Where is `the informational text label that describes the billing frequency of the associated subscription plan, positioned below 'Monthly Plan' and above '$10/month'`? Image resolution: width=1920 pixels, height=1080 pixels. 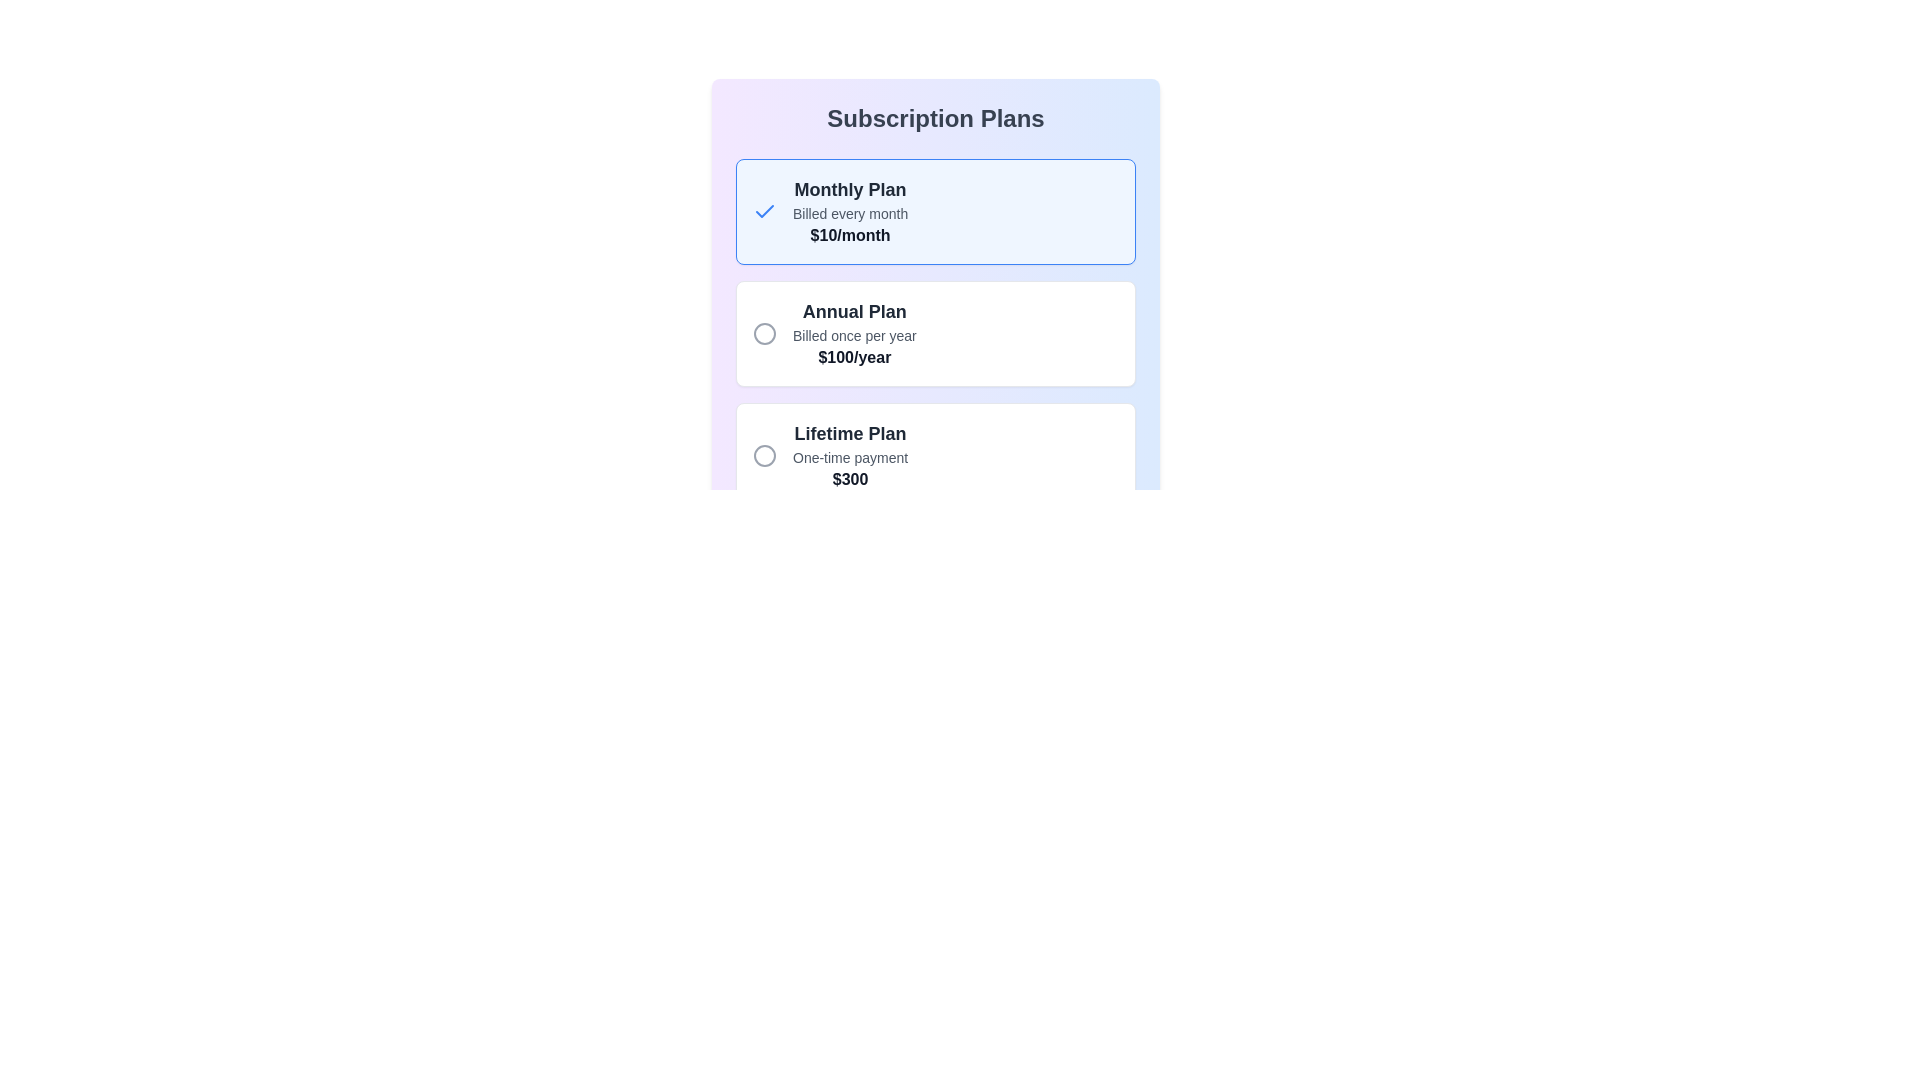
the informational text label that describes the billing frequency of the associated subscription plan, positioned below 'Monthly Plan' and above '$10/month' is located at coordinates (850, 213).